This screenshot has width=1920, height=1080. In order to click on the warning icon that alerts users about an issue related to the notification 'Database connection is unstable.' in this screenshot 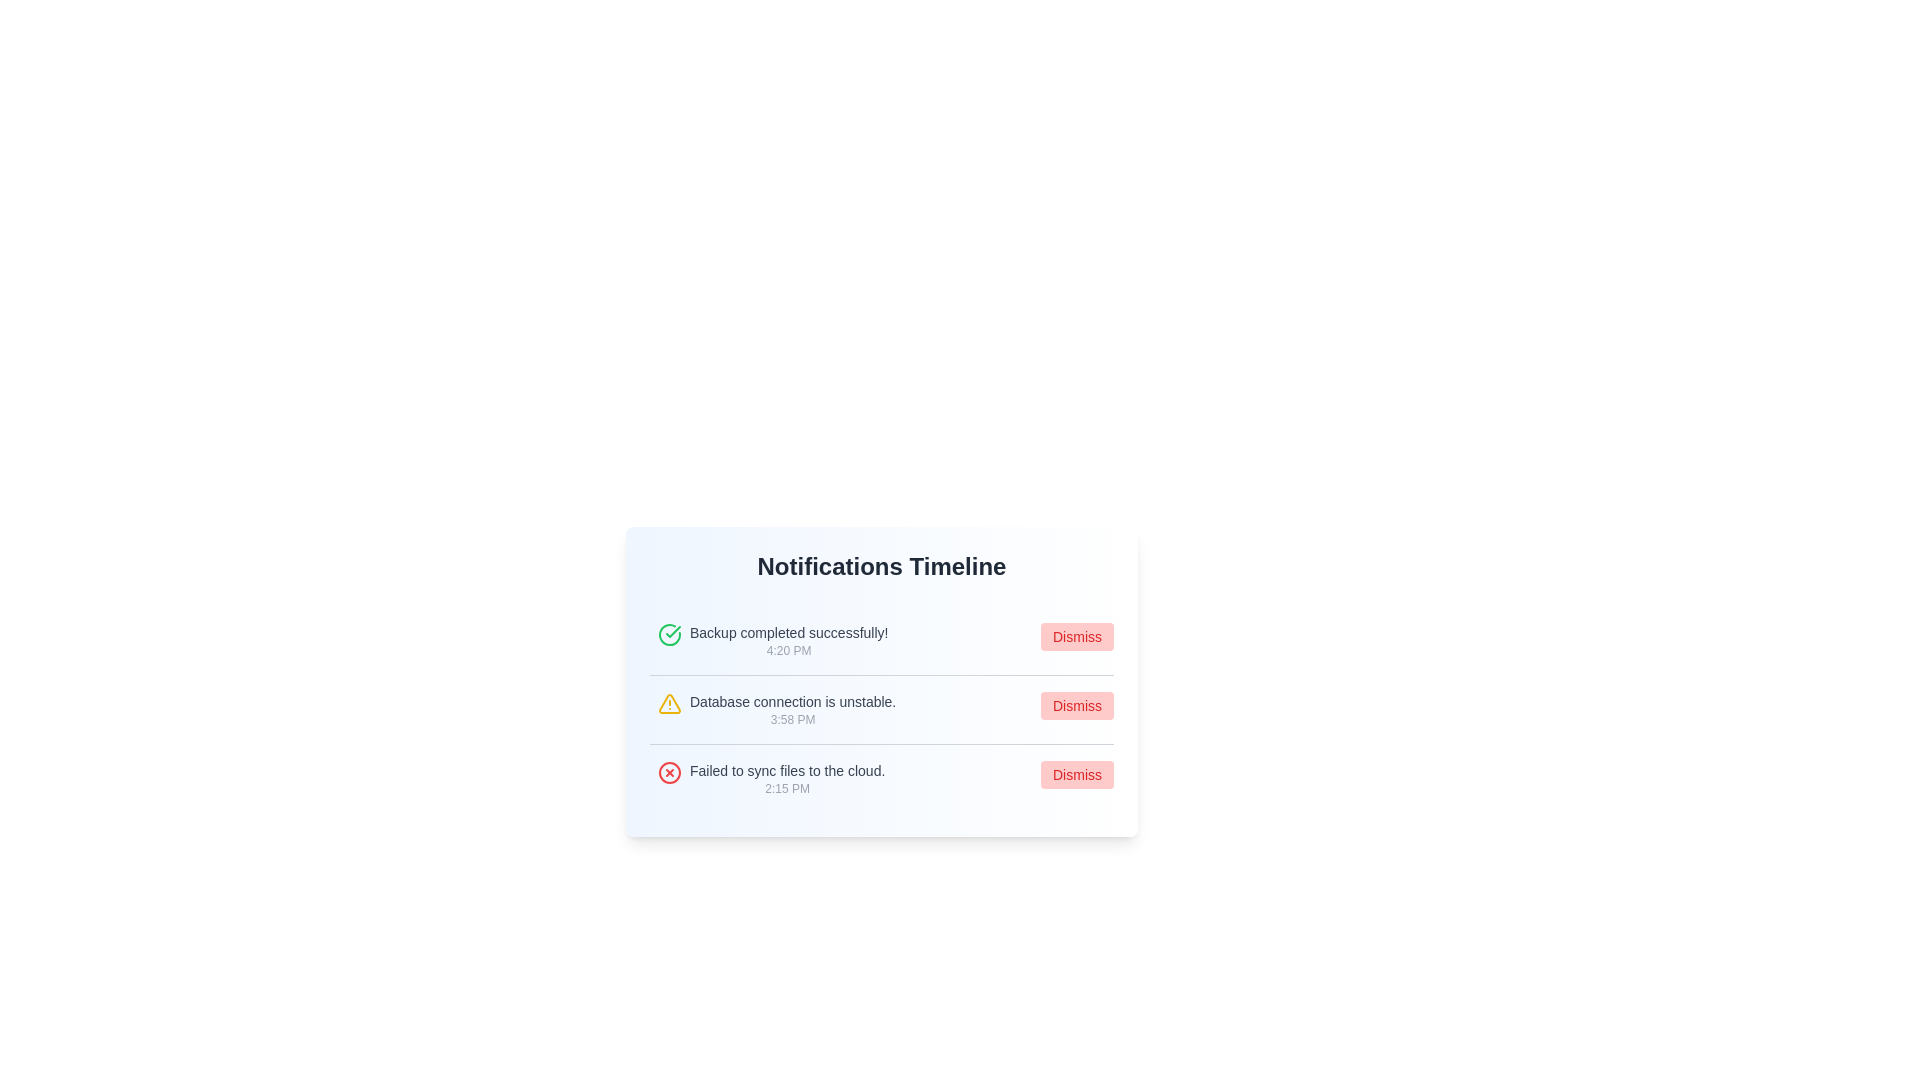, I will do `click(670, 703)`.